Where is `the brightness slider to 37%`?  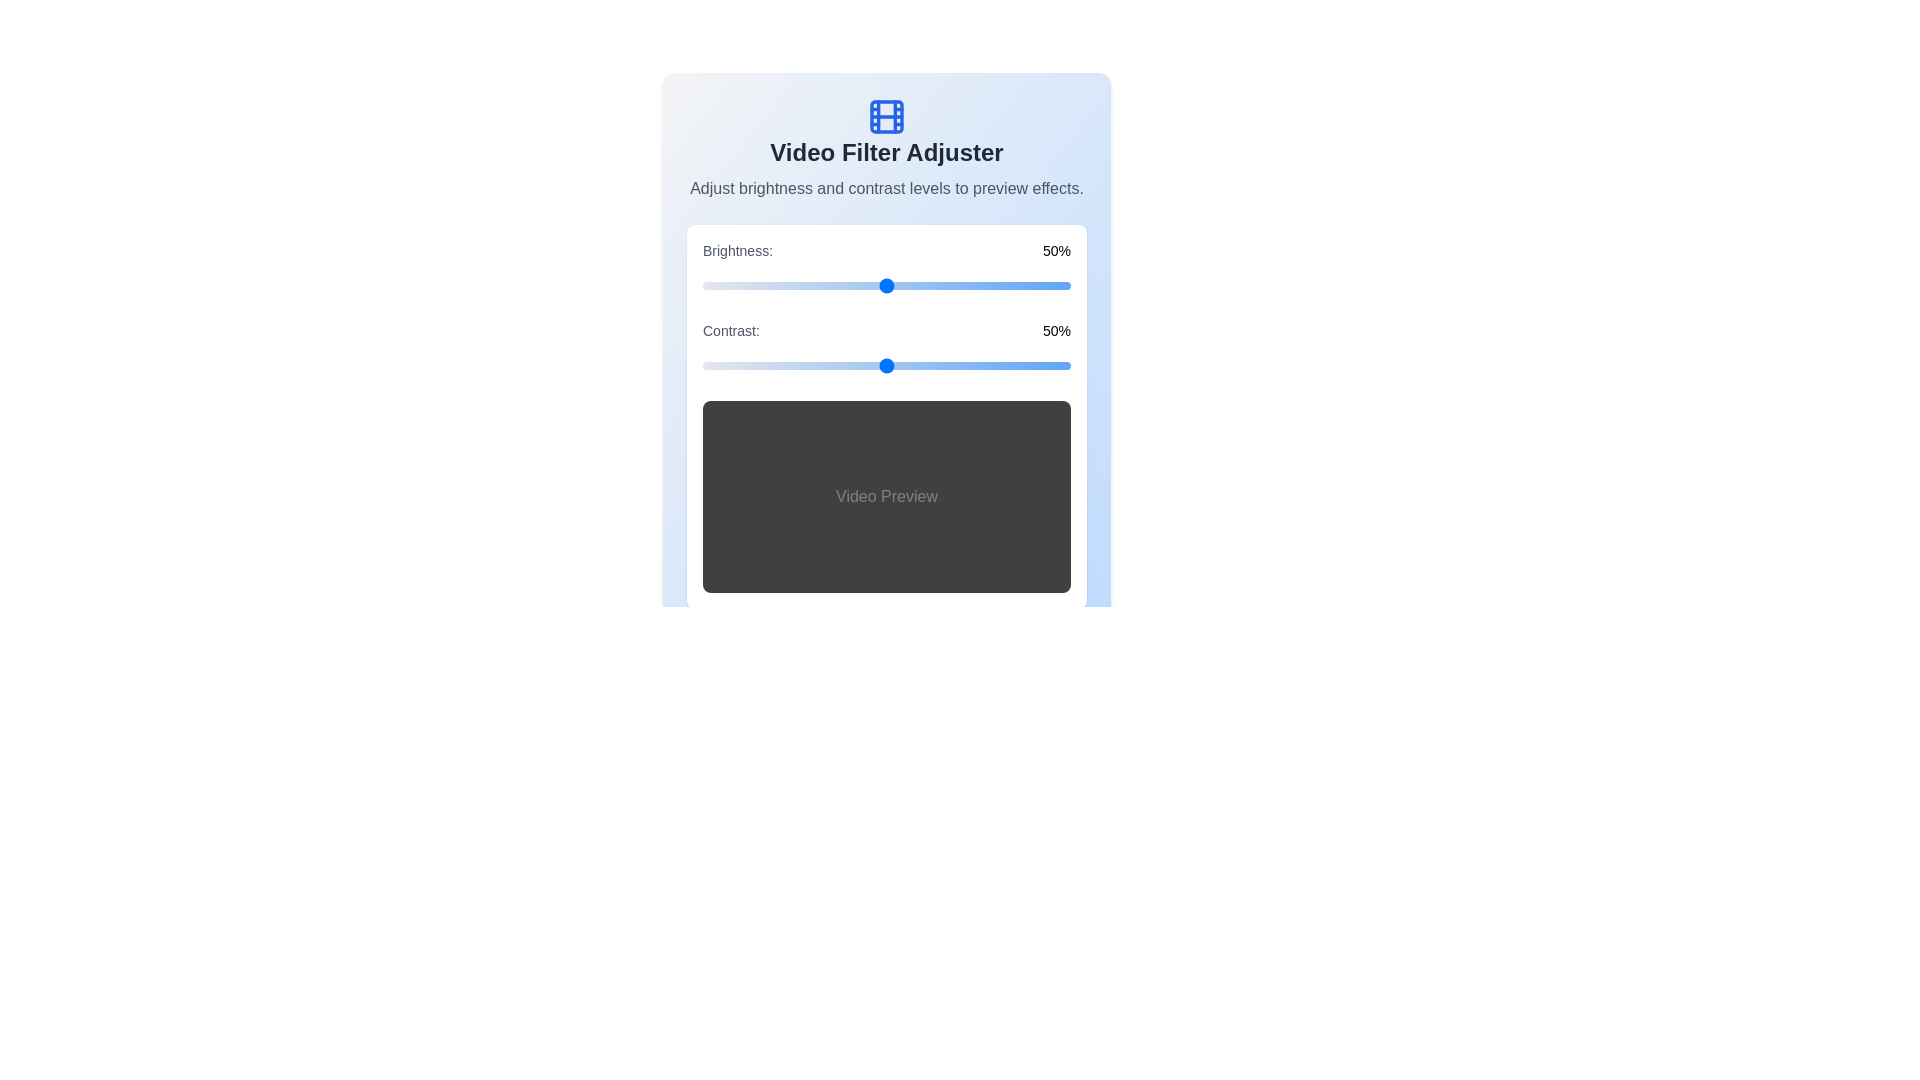 the brightness slider to 37% is located at coordinates (839, 285).